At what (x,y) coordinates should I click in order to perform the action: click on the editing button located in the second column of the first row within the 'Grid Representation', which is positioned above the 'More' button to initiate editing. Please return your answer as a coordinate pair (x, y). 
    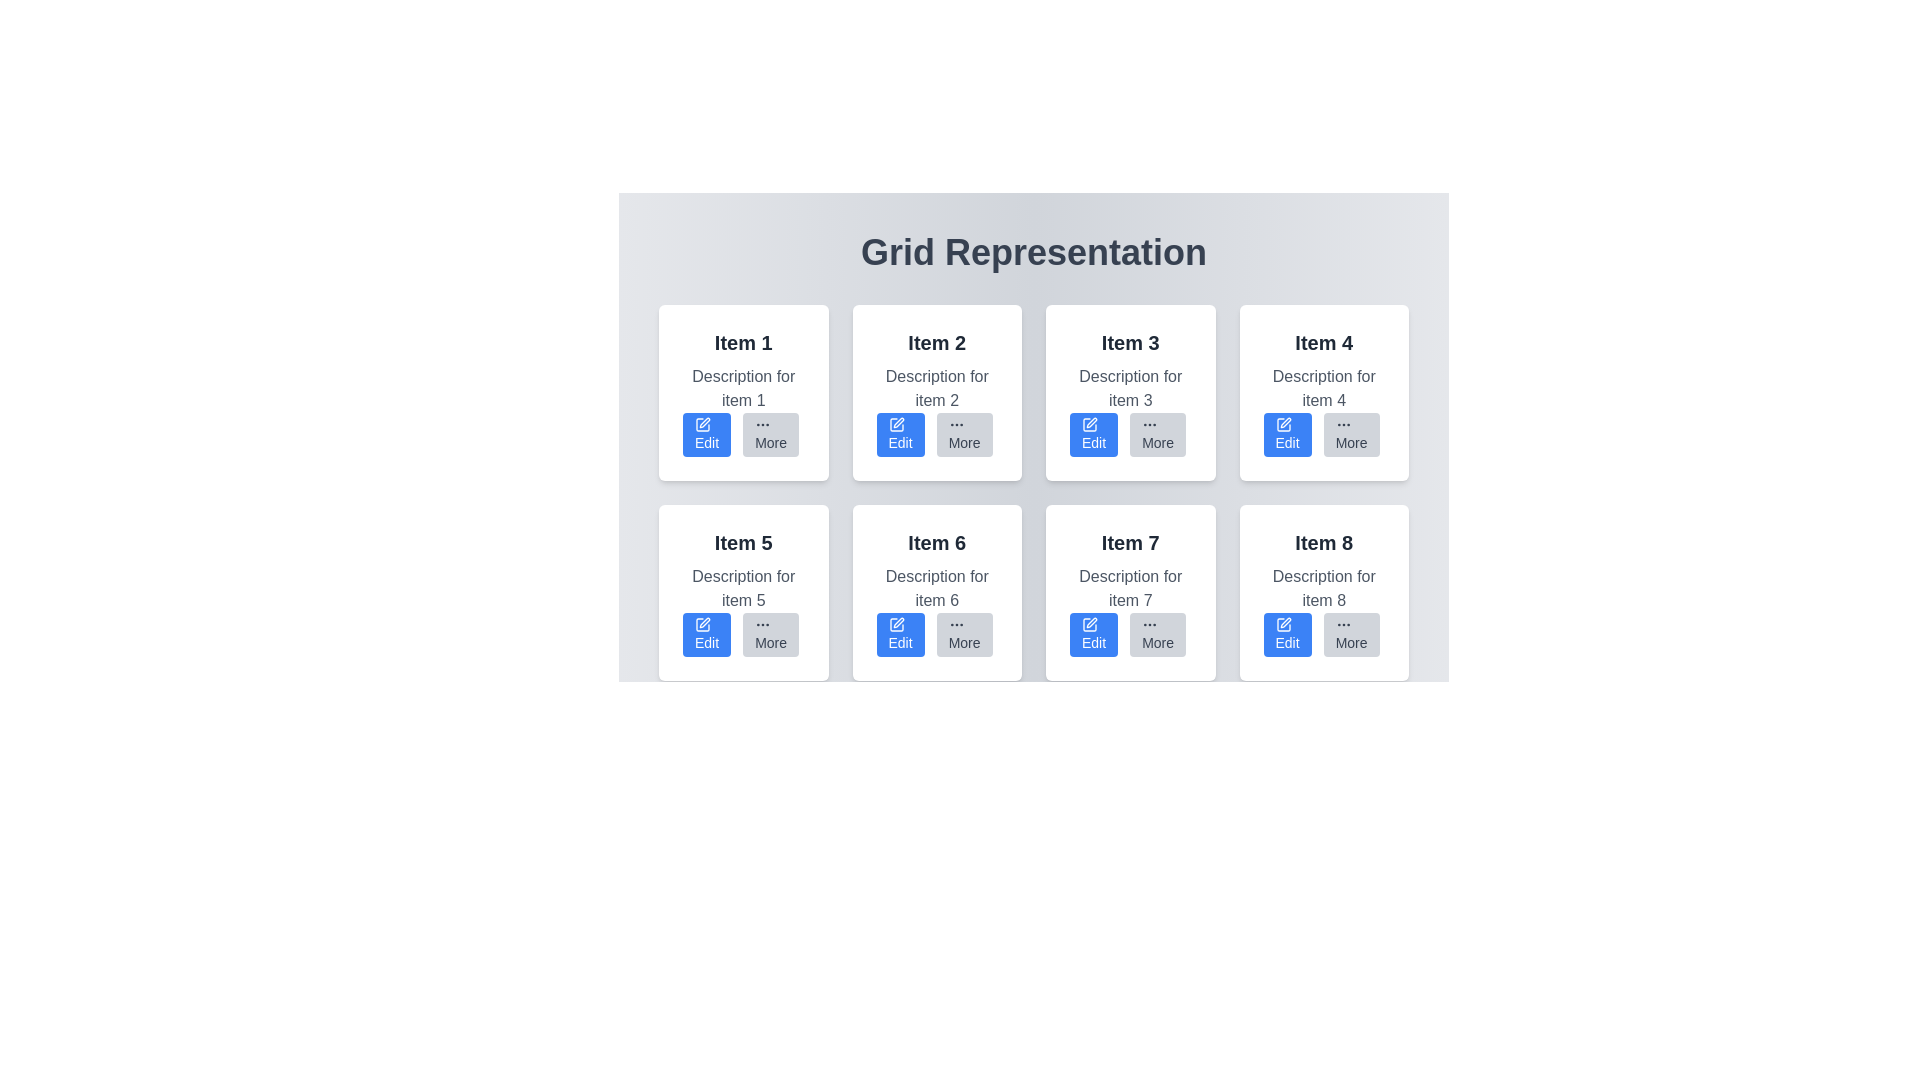
    Looking at the image, I should click on (899, 434).